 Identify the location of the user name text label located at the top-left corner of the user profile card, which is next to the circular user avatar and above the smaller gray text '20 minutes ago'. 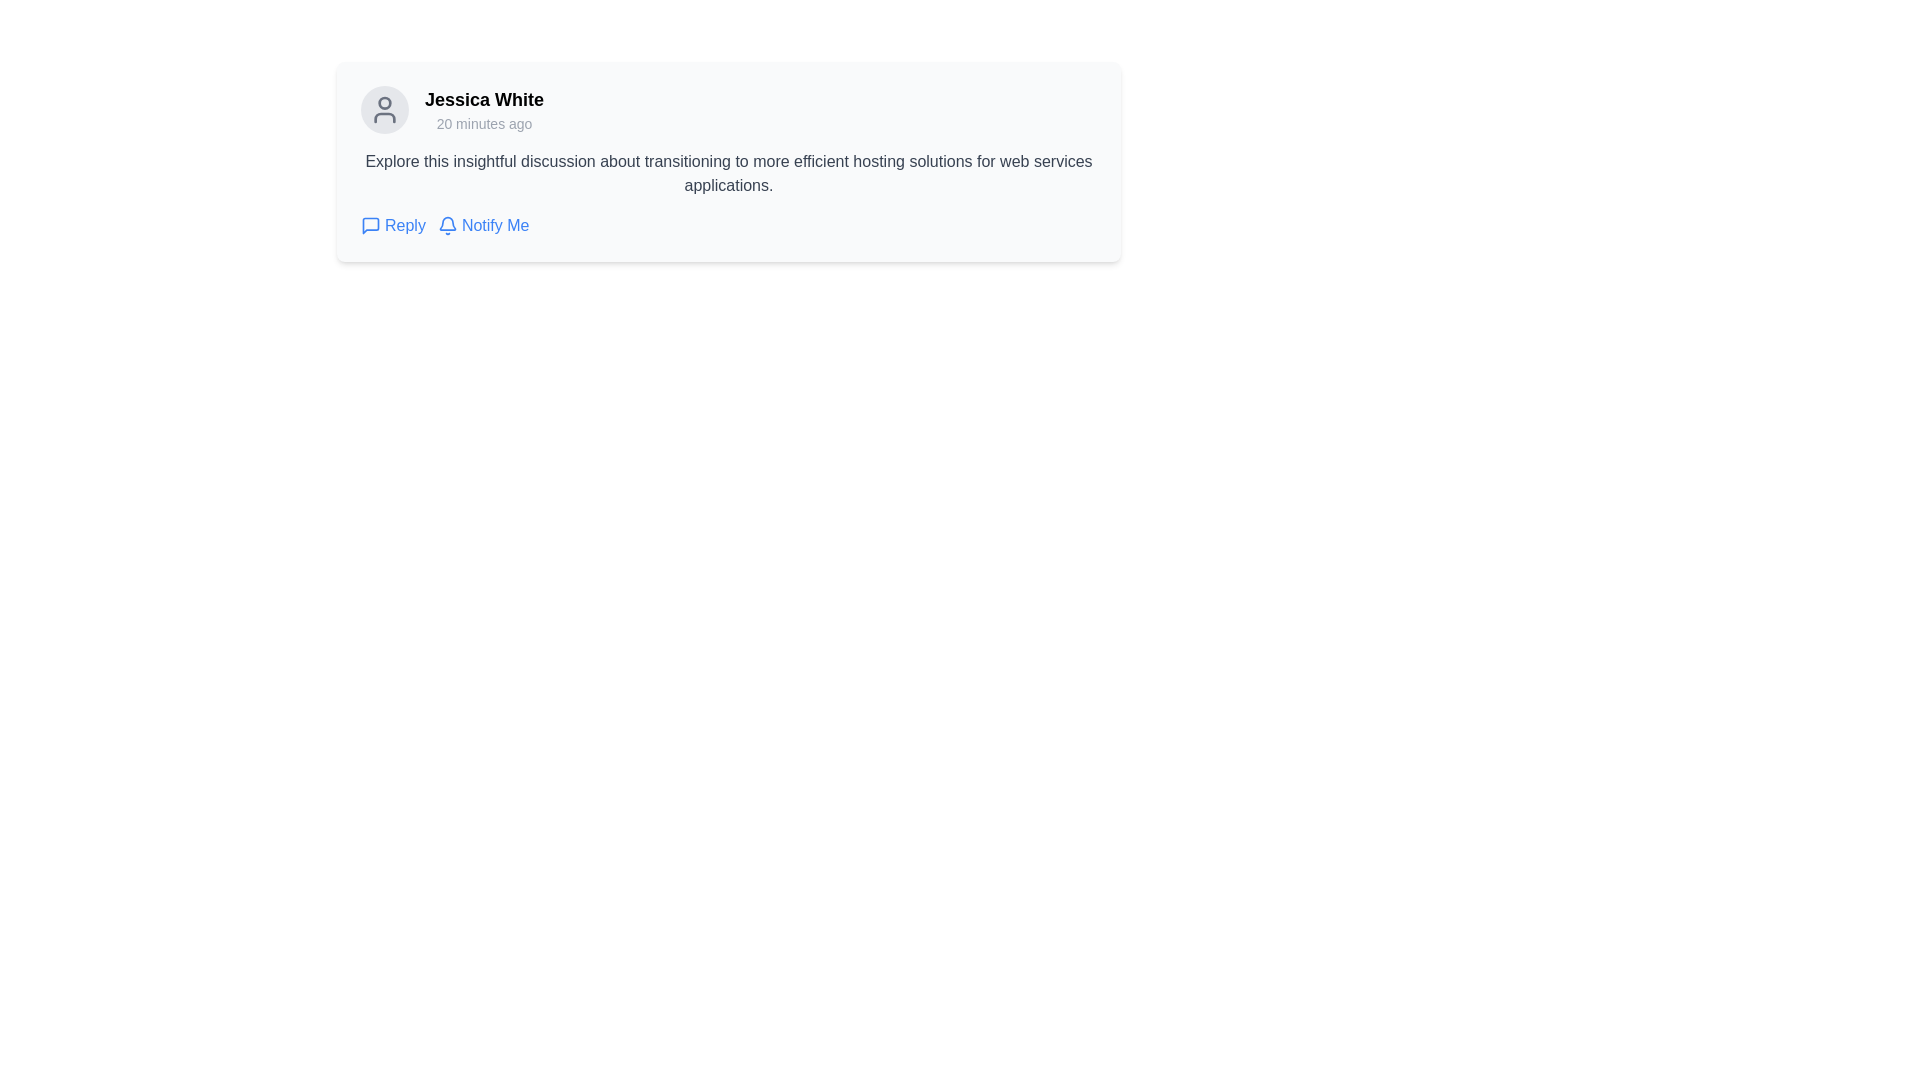
(484, 100).